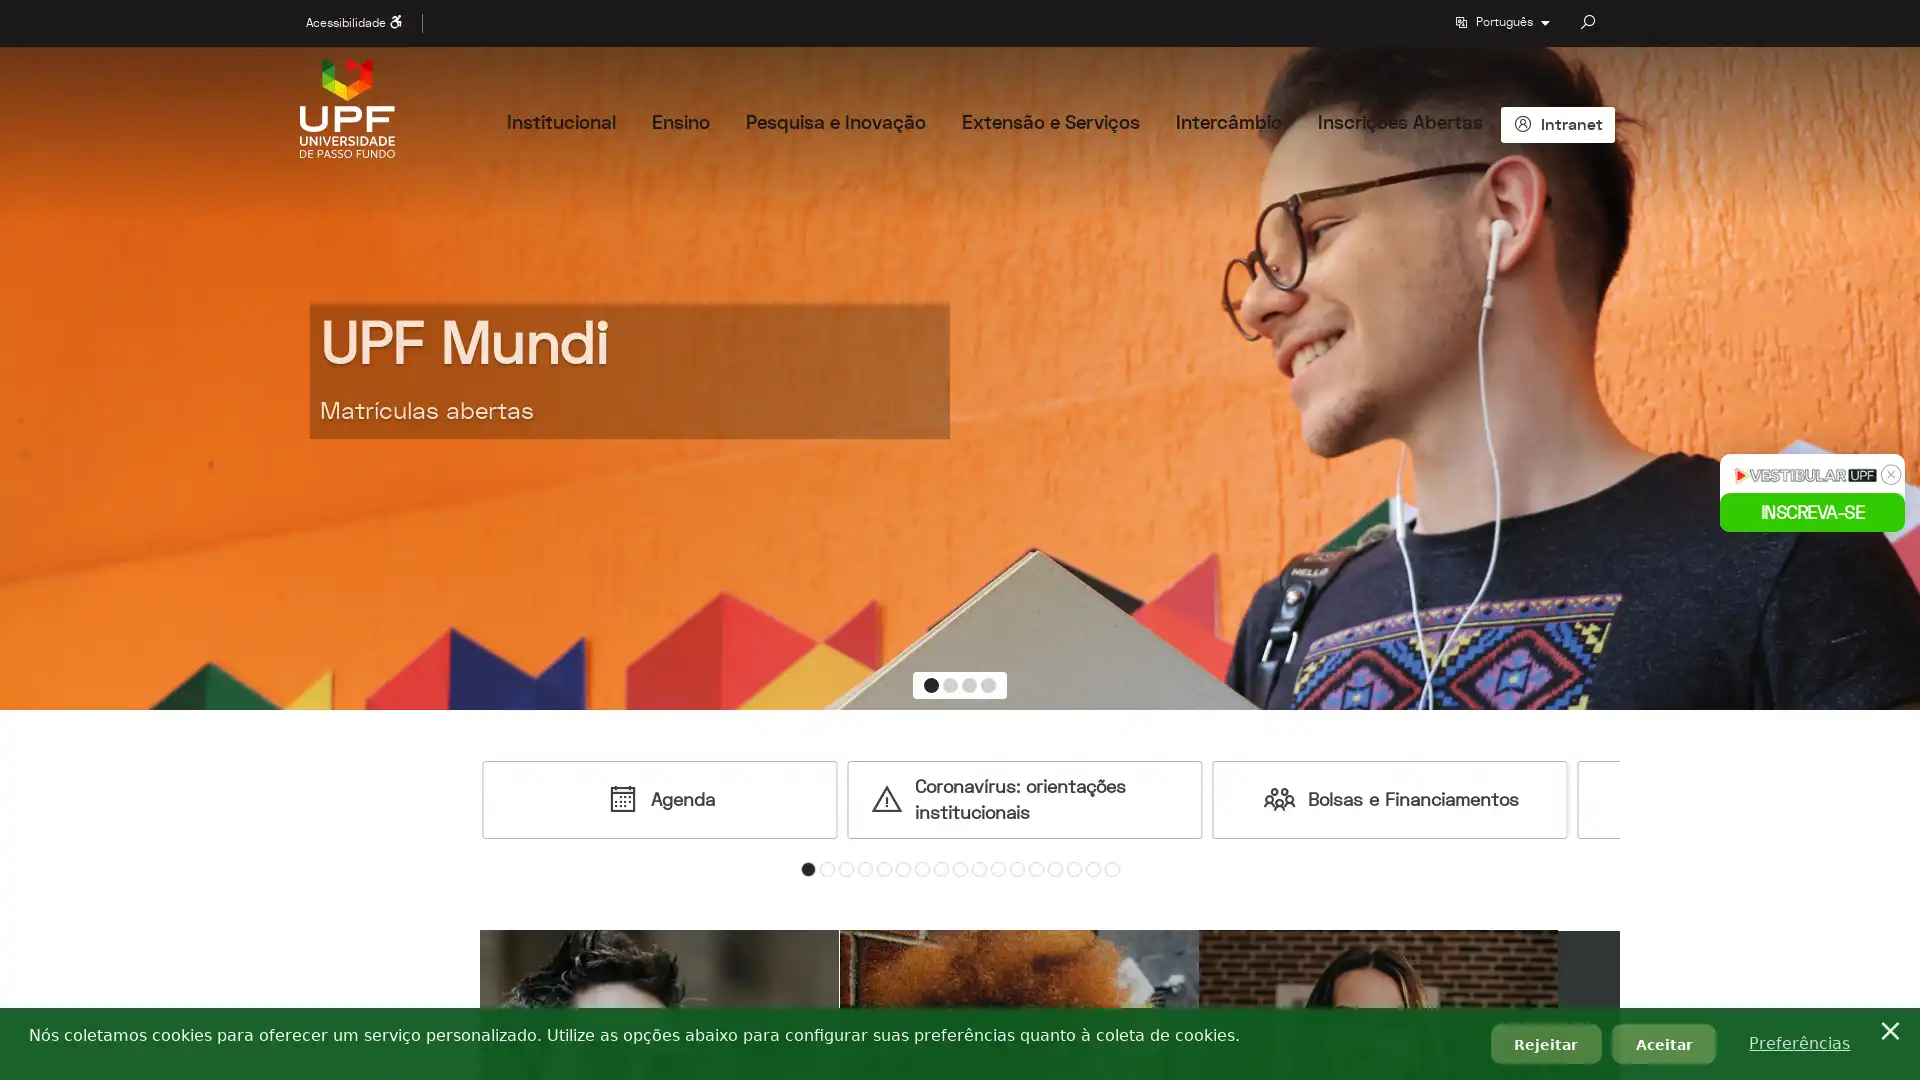 The height and width of the screenshot is (1080, 1920). What do you see at coordinates (361, 23) in the screenshot?
I see `Acessibilidade` at bounding box center [361, 23].